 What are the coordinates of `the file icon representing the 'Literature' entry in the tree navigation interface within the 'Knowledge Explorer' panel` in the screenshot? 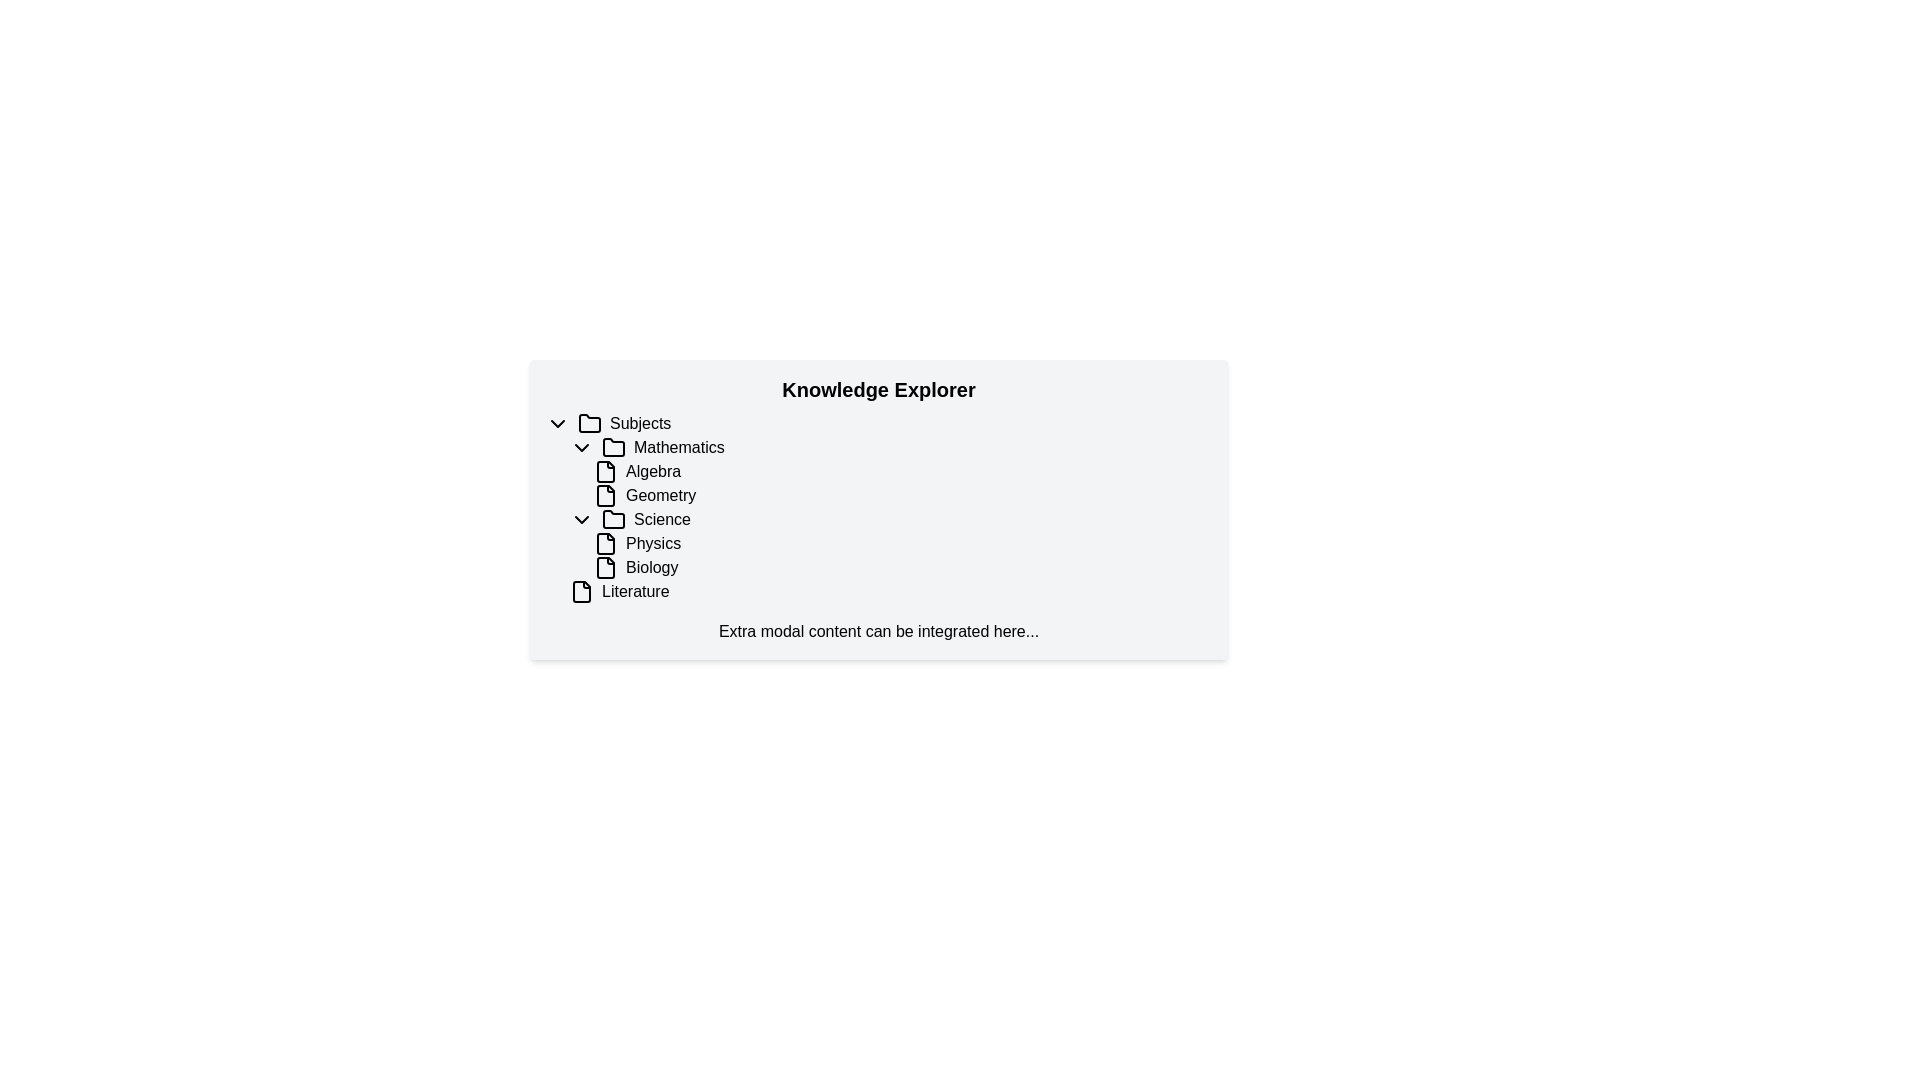 It's located at (580, 590).